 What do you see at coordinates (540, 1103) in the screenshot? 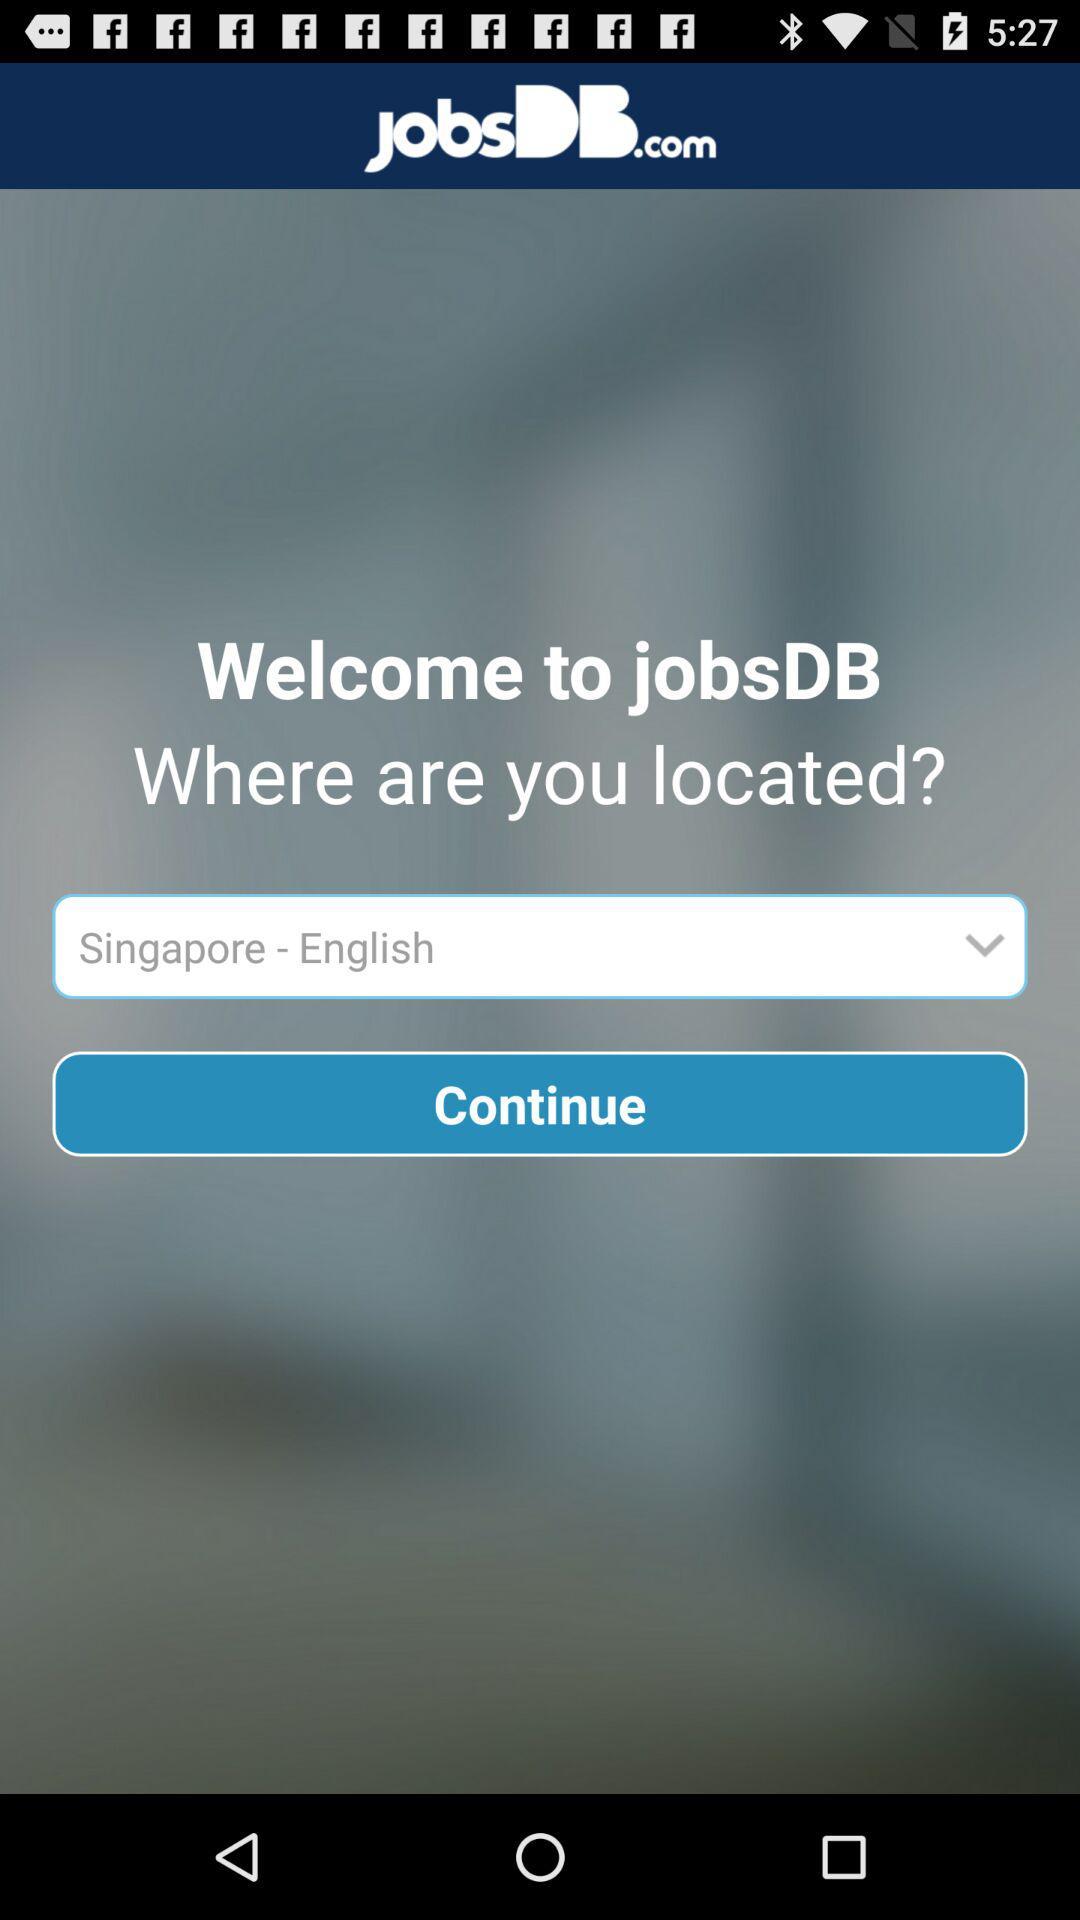
I see `continue` at bounding box center [540, 1103].